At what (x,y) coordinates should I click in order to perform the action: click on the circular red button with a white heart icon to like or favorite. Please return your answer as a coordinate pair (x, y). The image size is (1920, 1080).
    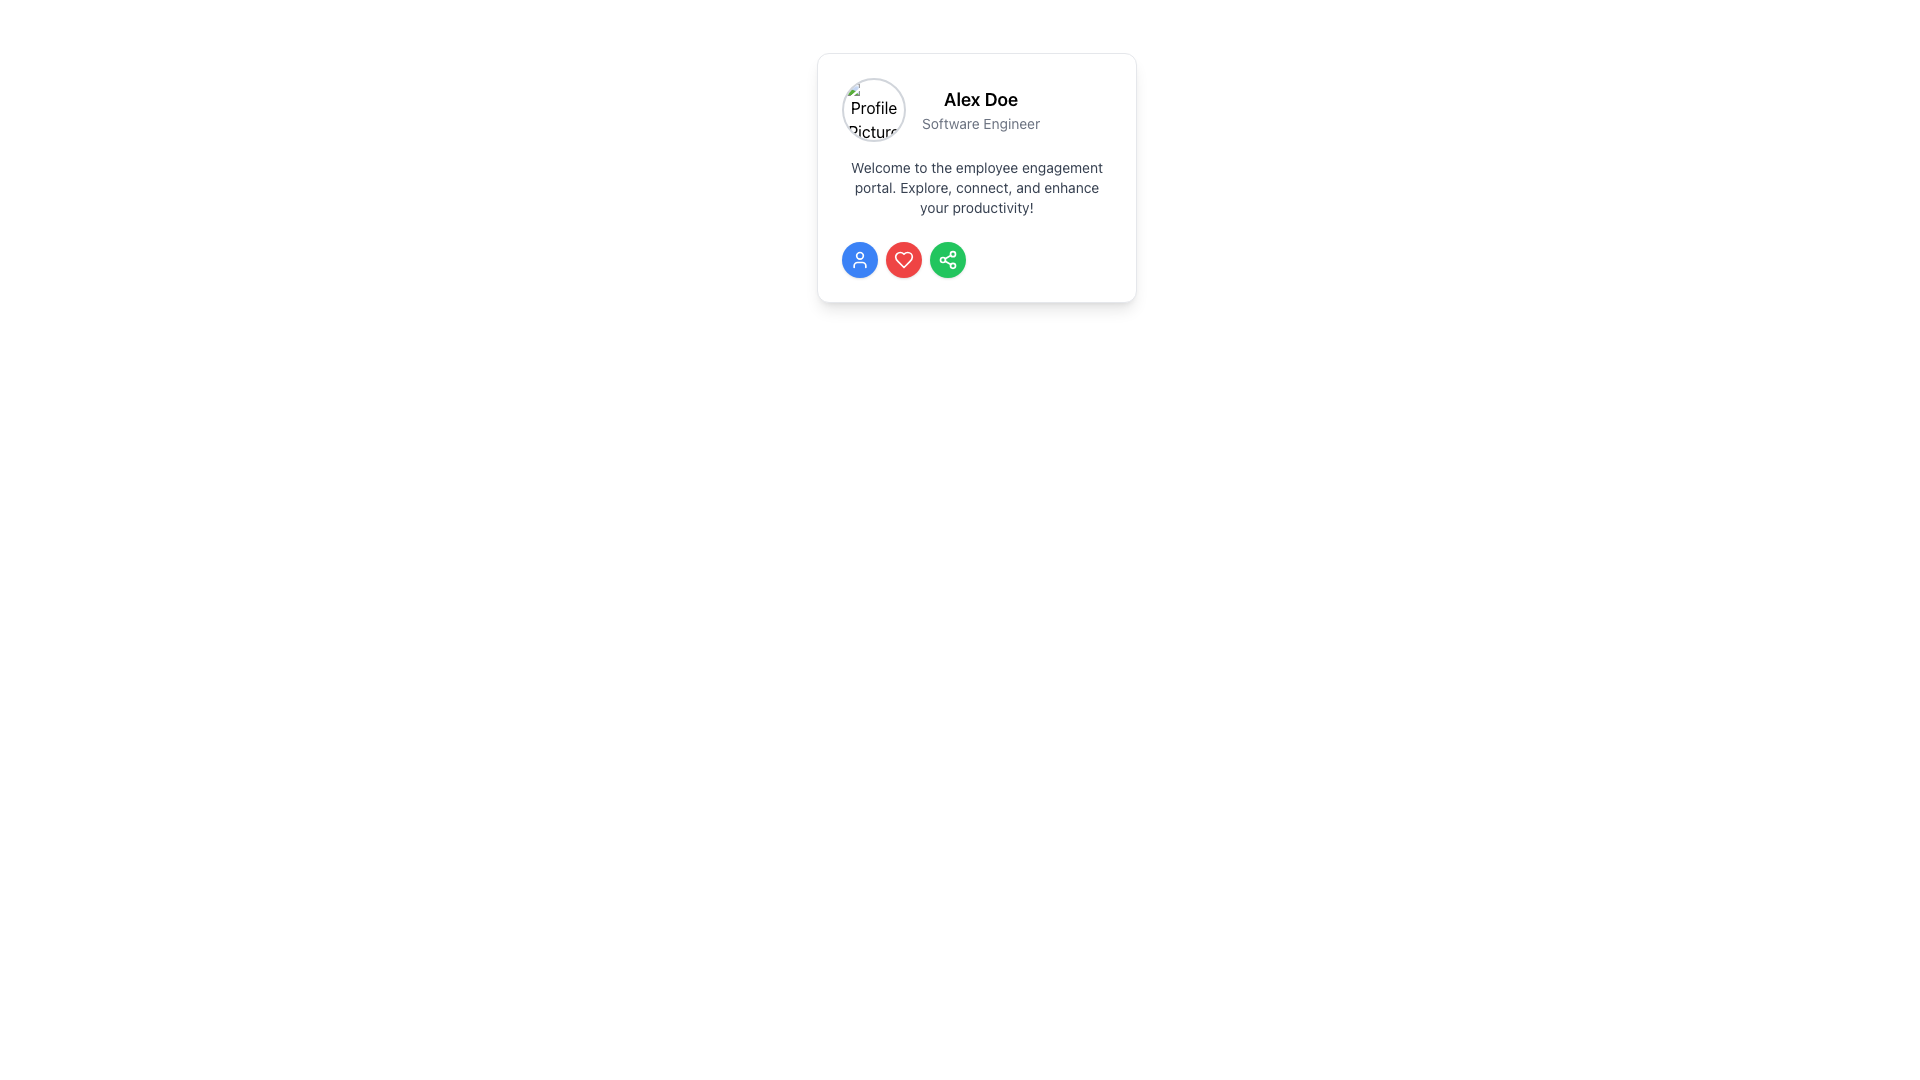
    Looking at the image, I should click on (902, 258).